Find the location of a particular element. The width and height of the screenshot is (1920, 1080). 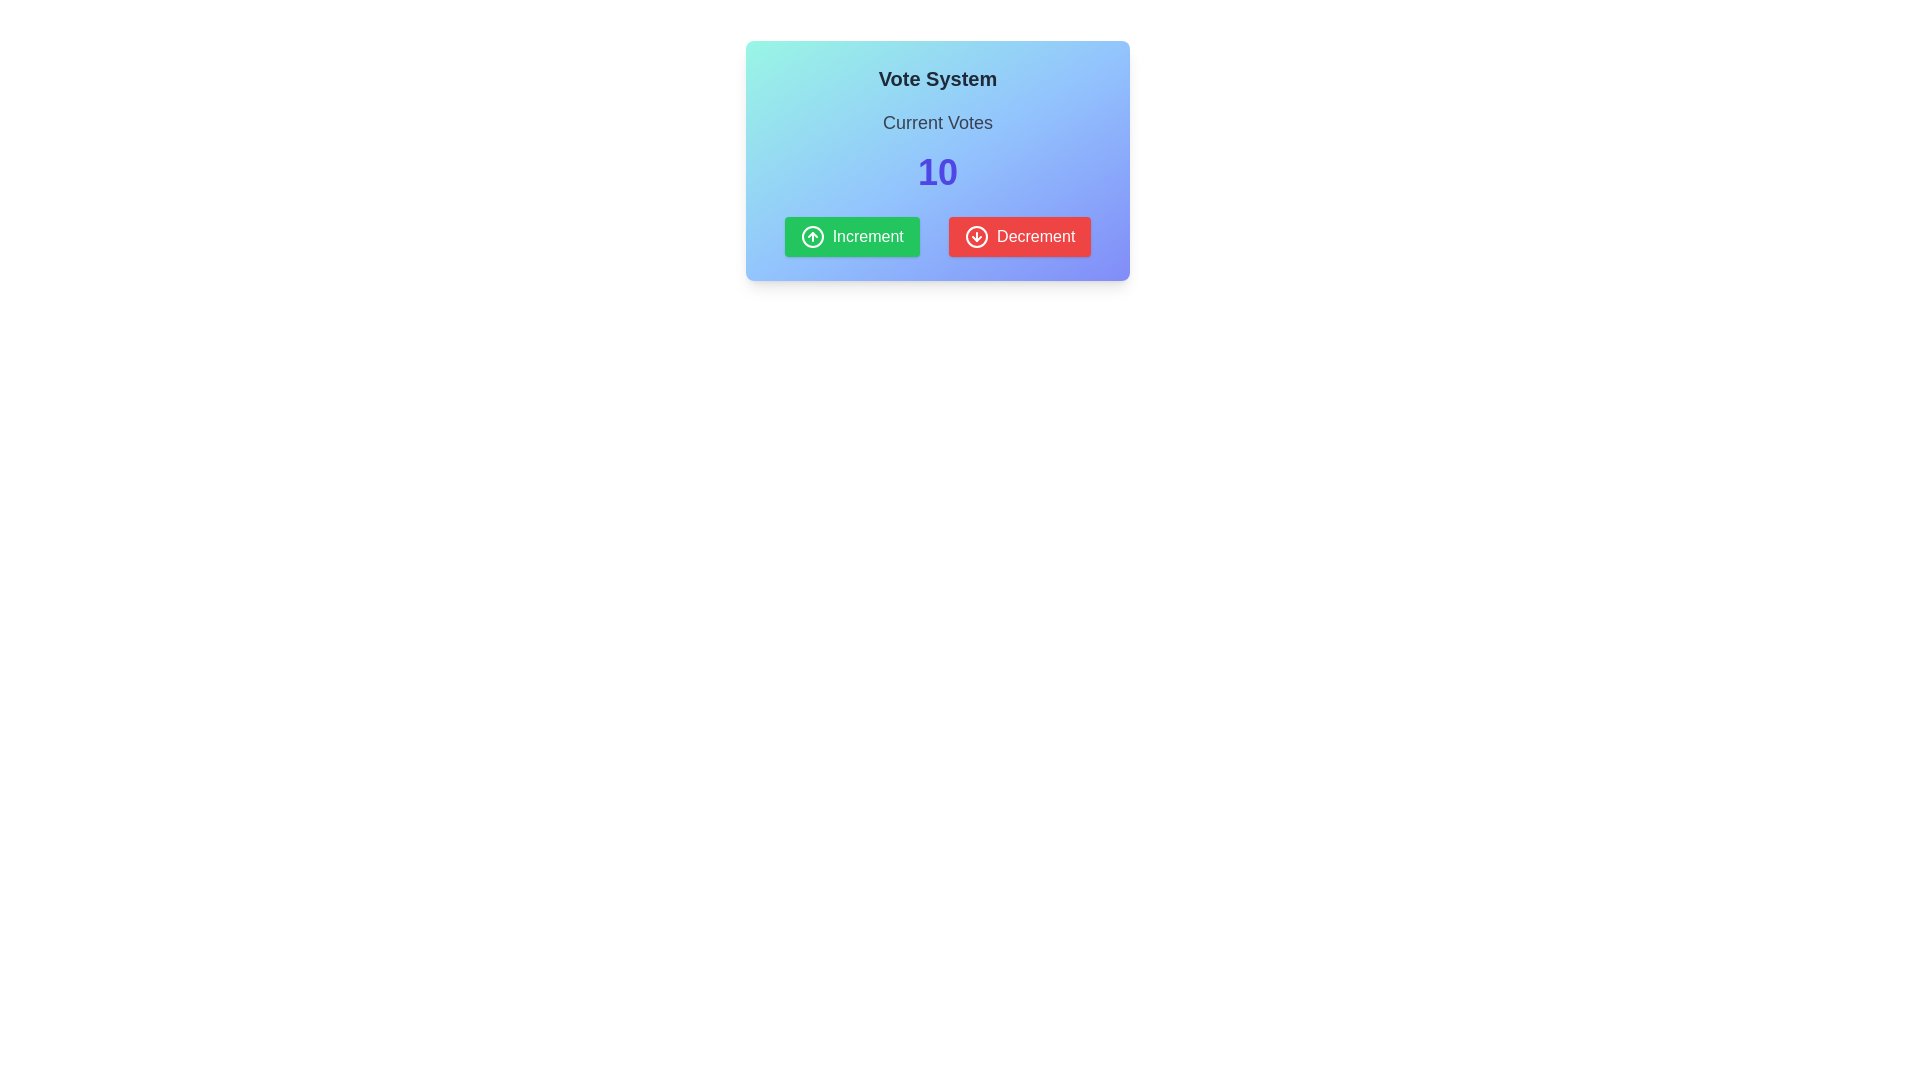

text heading at the top of the voting system interface, which indicates the context or theme of the interface is located at coordinates (936, 77).